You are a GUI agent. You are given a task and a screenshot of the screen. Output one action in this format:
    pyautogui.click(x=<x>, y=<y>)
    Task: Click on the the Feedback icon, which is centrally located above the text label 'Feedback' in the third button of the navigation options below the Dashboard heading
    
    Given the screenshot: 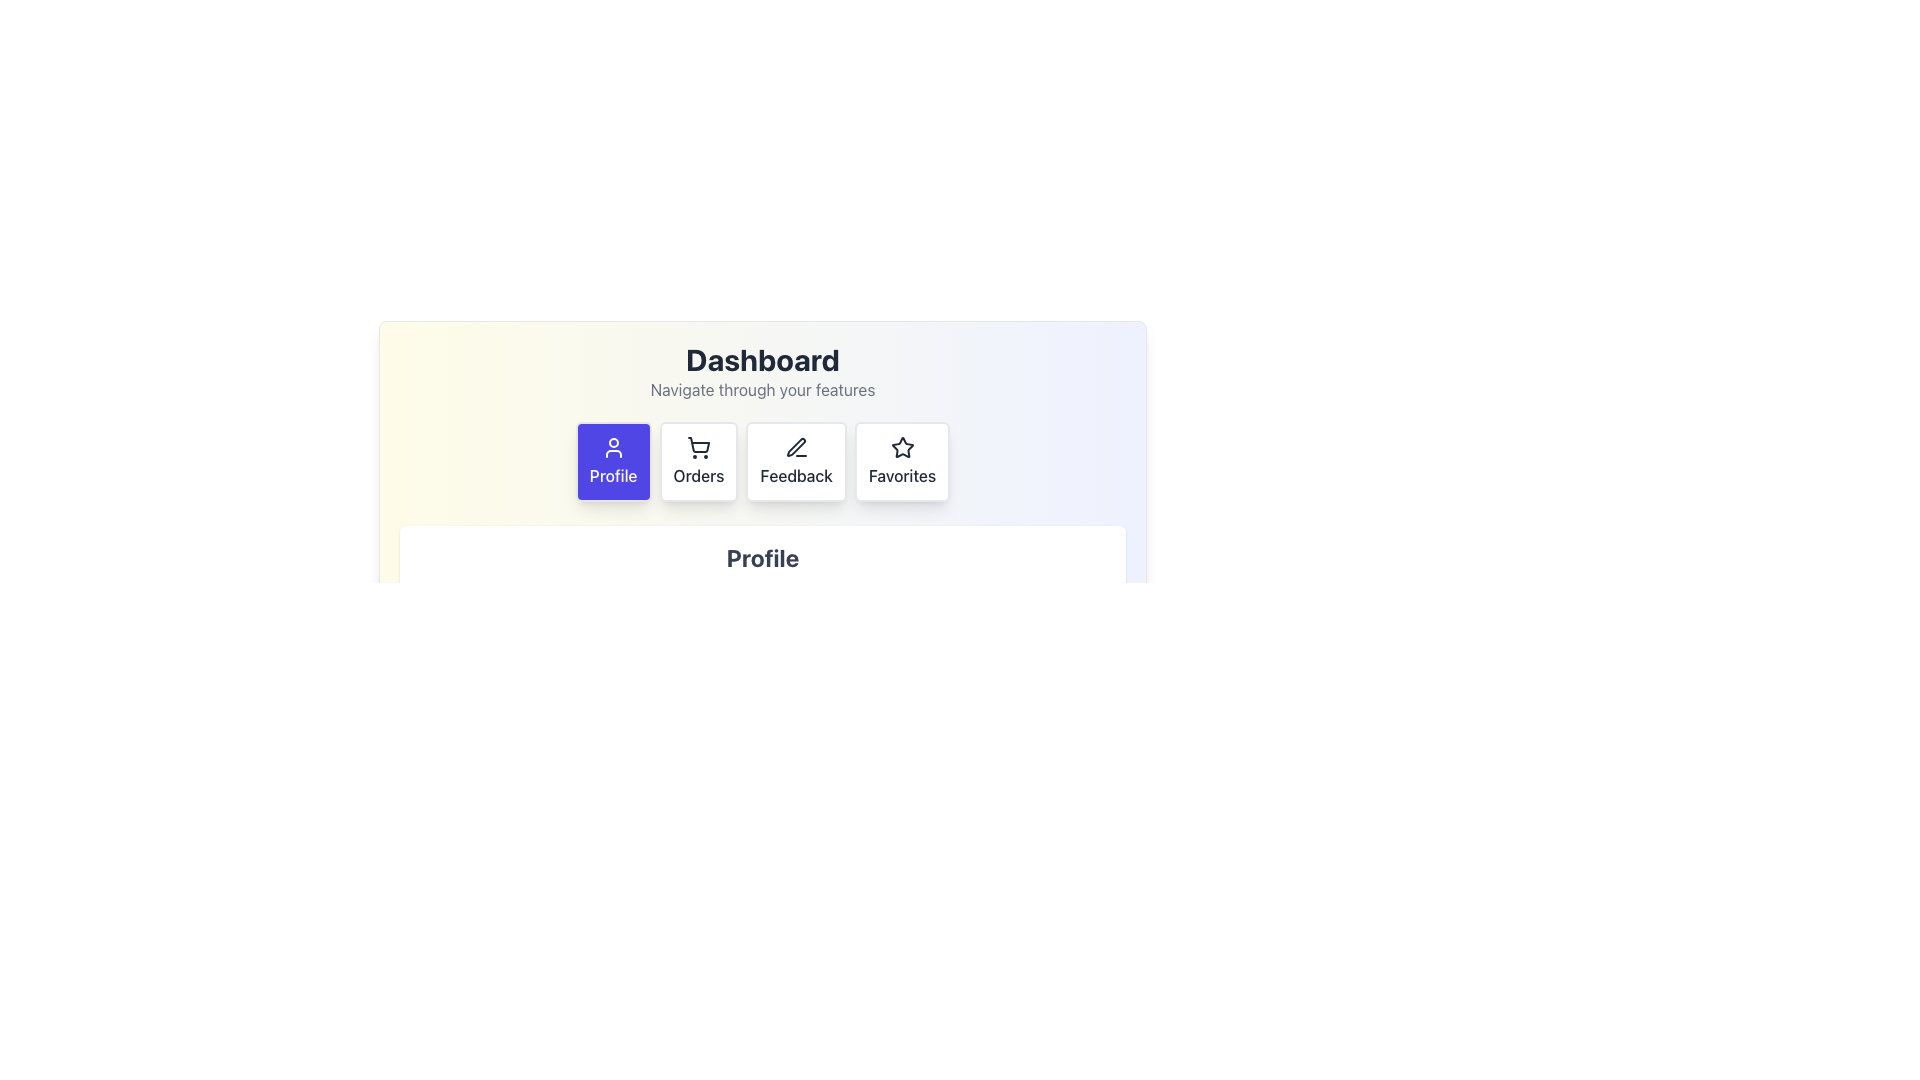 What is the action you would take?
    pyautogui.click(x=795, y=446)
    